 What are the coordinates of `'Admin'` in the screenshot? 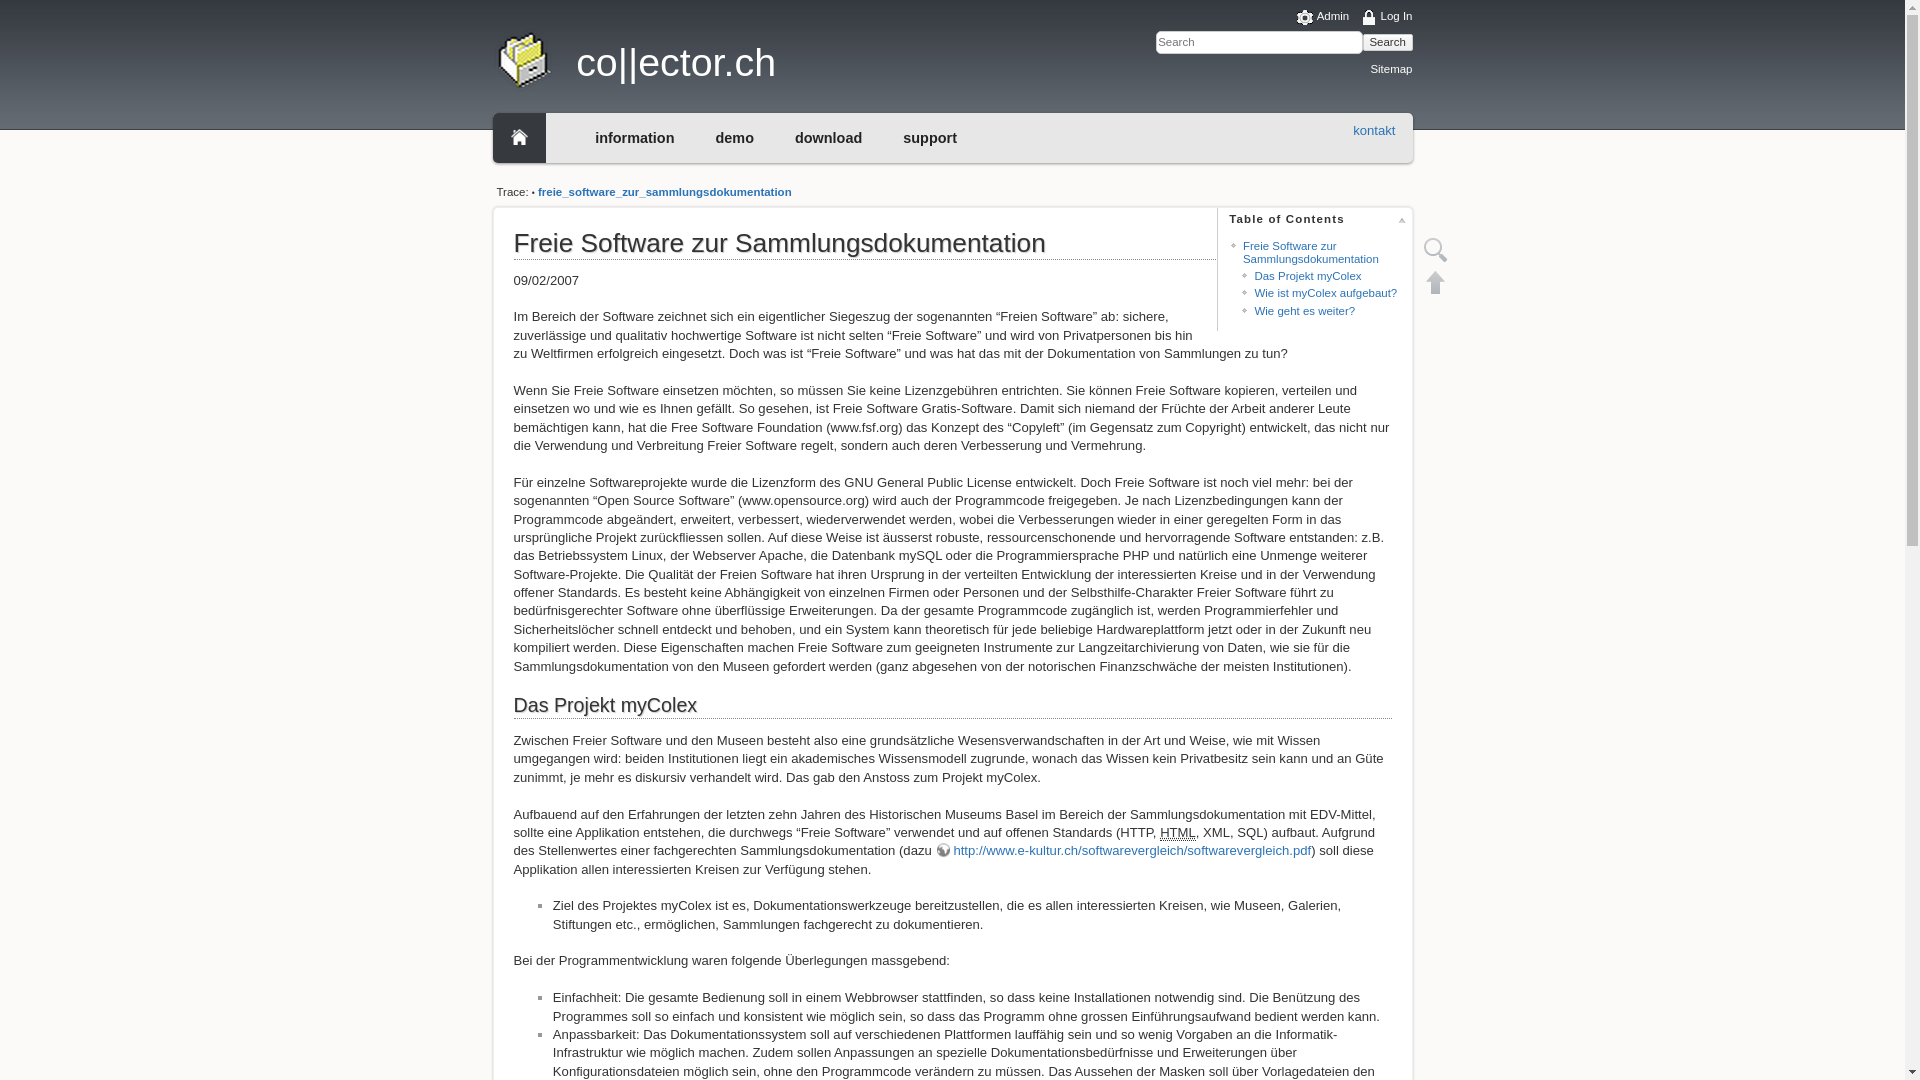 It's located at (1323, 17).